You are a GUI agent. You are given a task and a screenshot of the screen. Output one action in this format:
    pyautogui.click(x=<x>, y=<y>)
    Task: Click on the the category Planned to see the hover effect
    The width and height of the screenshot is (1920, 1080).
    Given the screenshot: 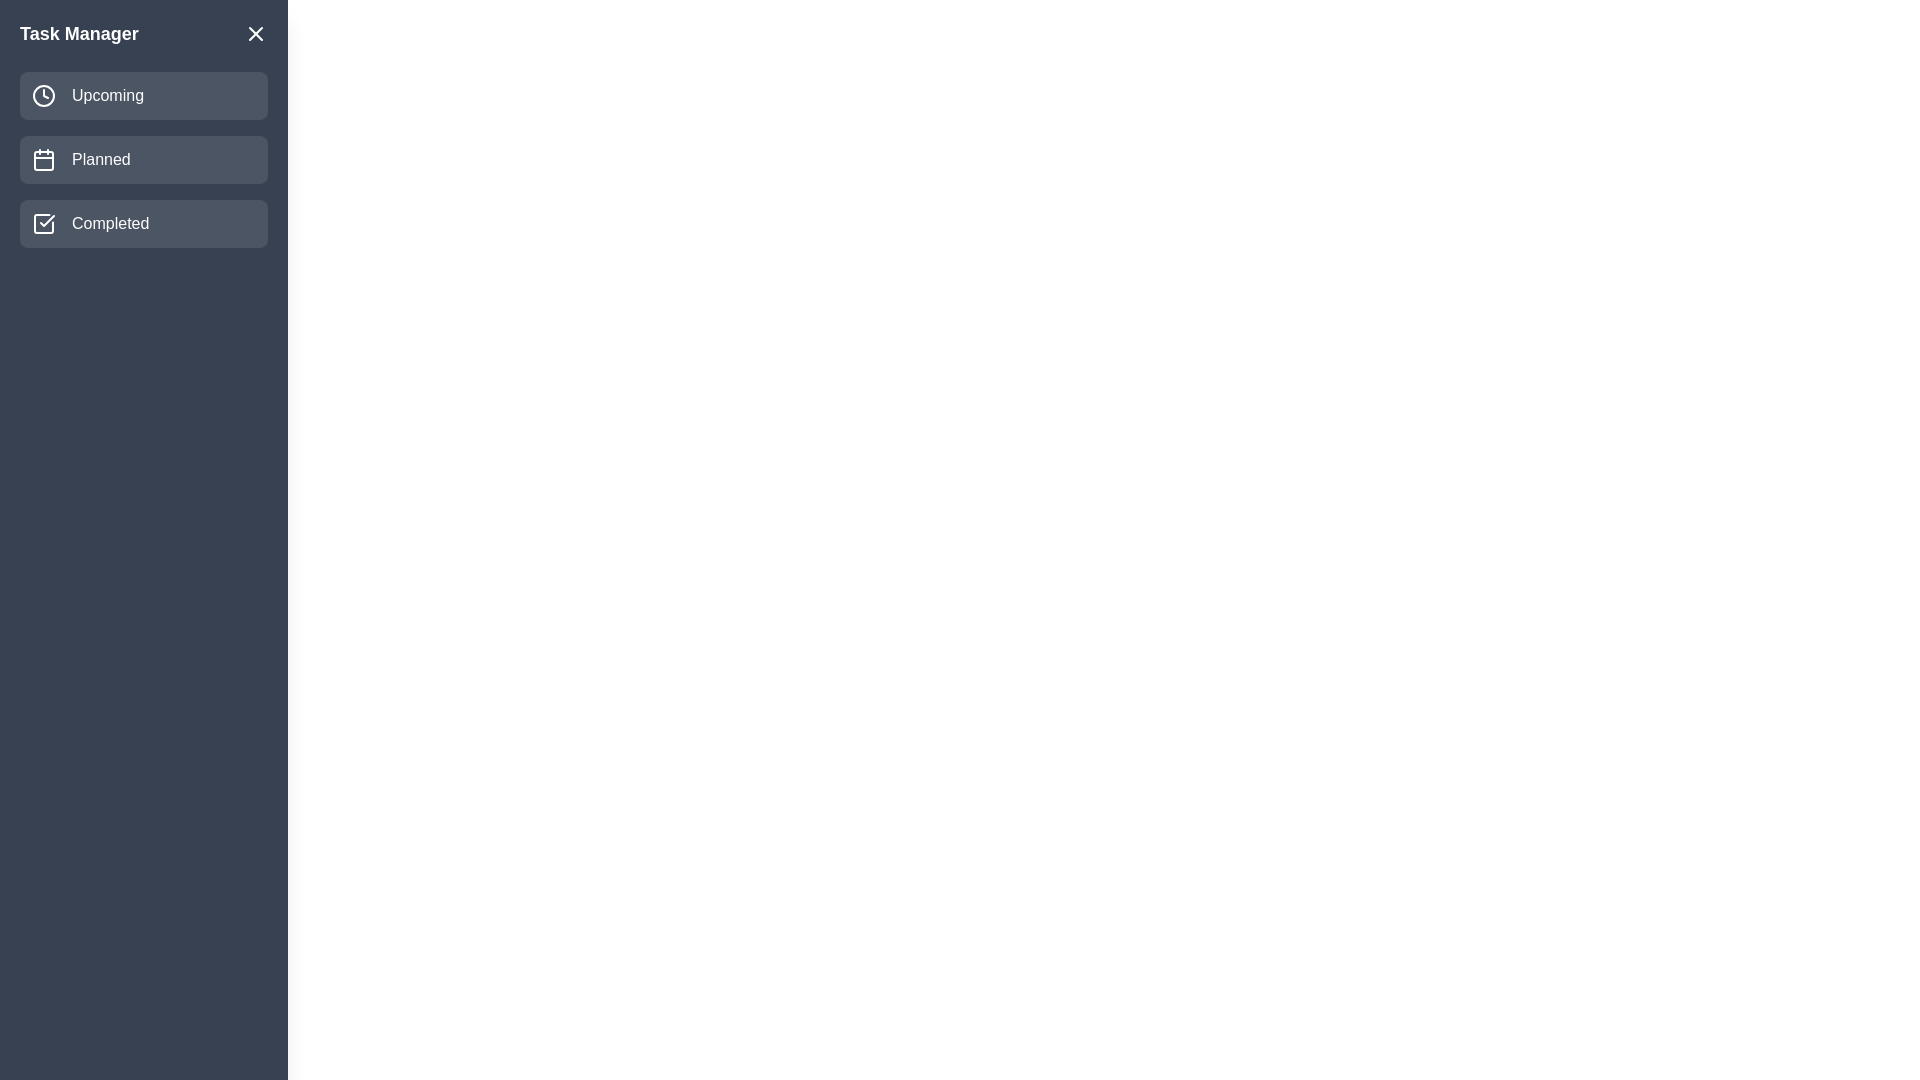 What is the action you would take?
    pyautogui.click(x=143, y=158)
    